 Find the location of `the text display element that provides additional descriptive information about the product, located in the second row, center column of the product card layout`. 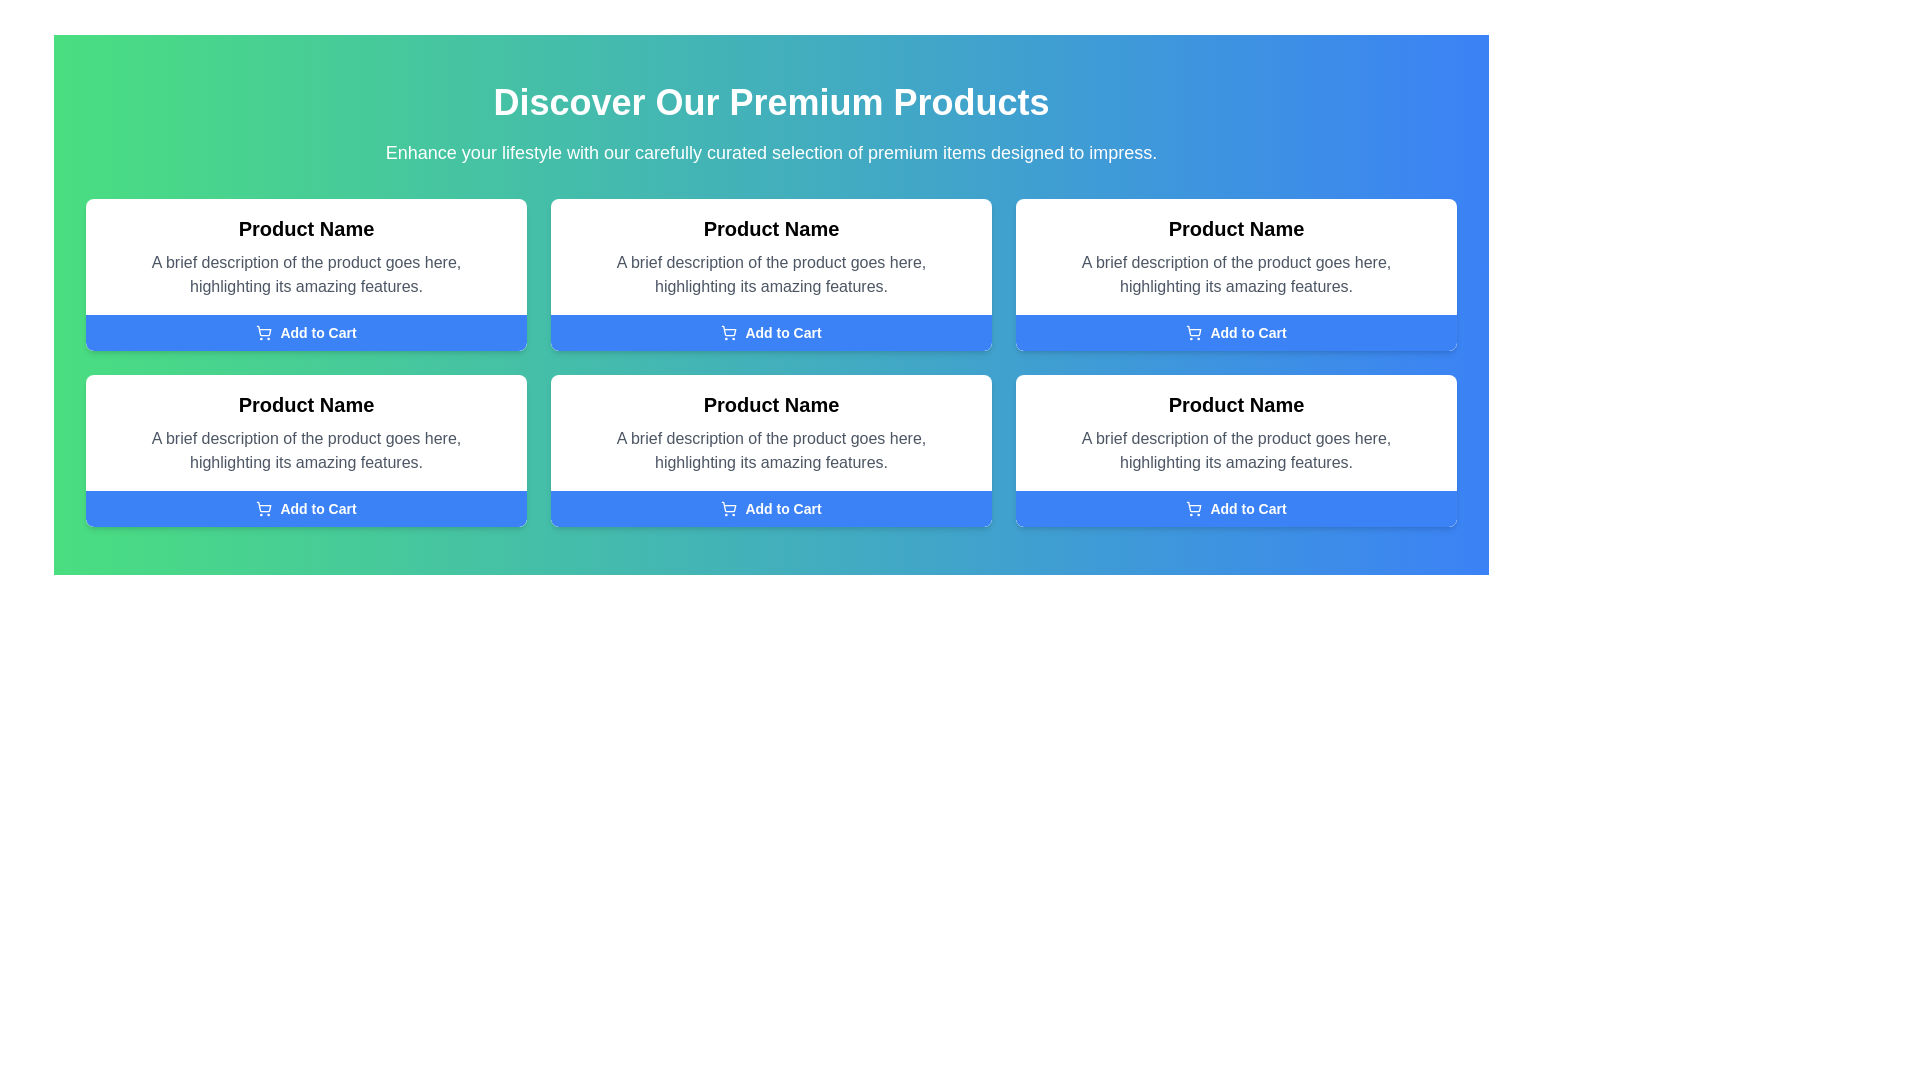

the text display element that provides additional descriptive information about the product, located in the second row, center column of the product card layout is located at coordinates (770, 451).